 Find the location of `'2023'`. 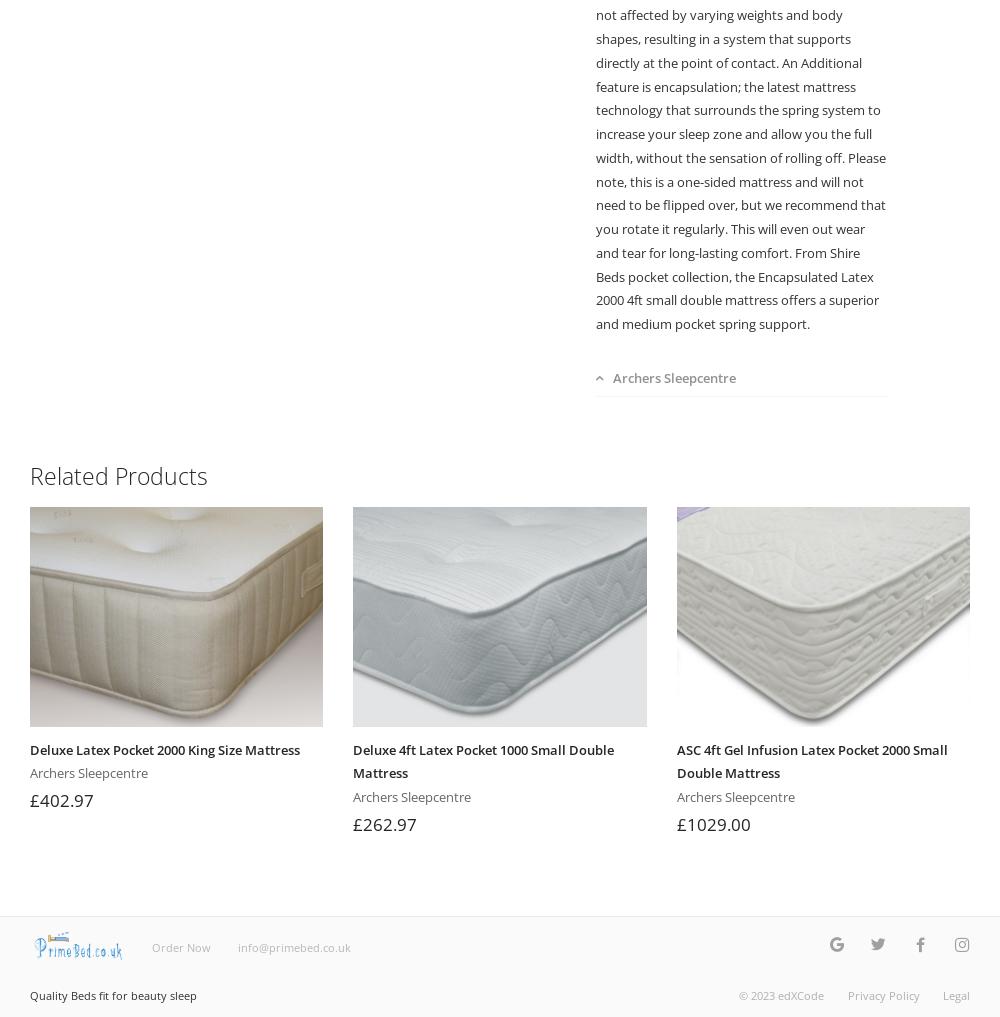

'2023' is located at coordinates (763, 995).